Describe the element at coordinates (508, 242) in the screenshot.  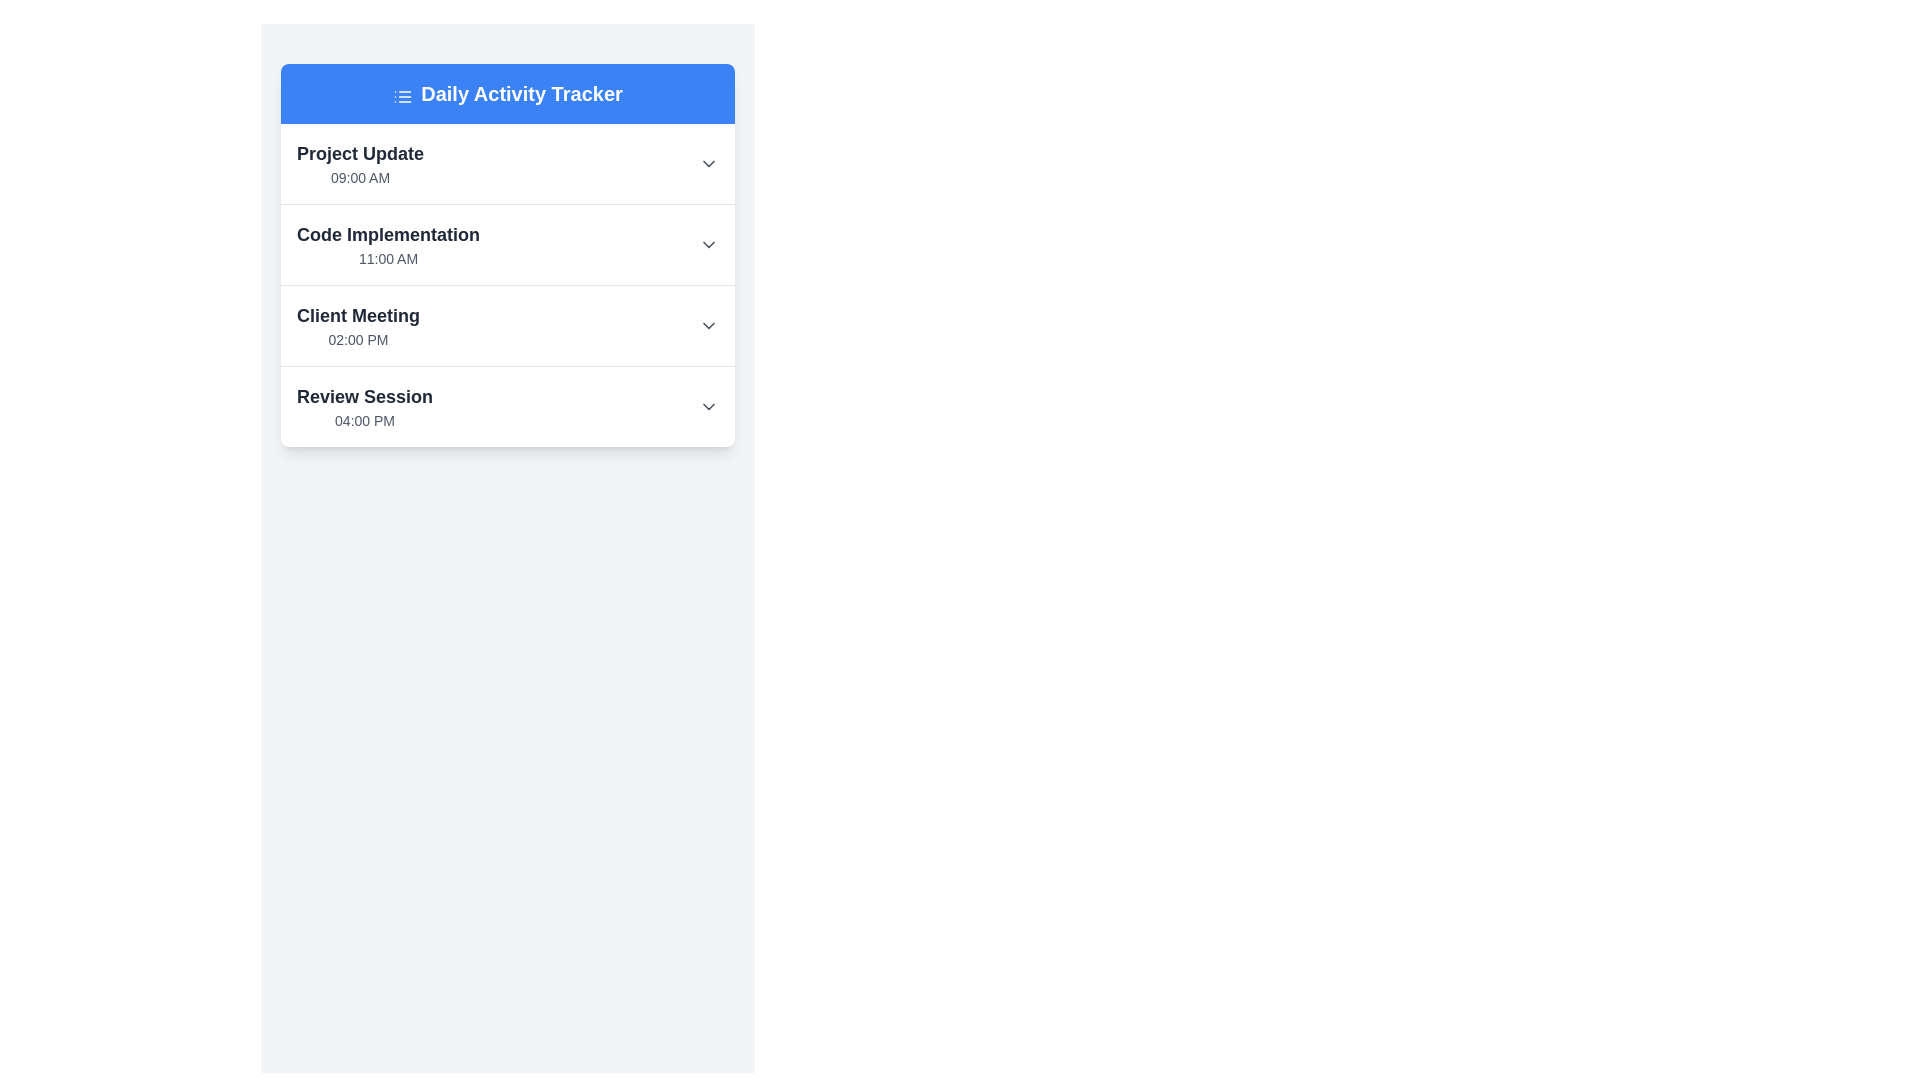
I see `the dropdown arrow on the second entry of the activity tracker, which shows the activity title 'Code Implementation' and scheduled time '11:00 AM'` at that location.